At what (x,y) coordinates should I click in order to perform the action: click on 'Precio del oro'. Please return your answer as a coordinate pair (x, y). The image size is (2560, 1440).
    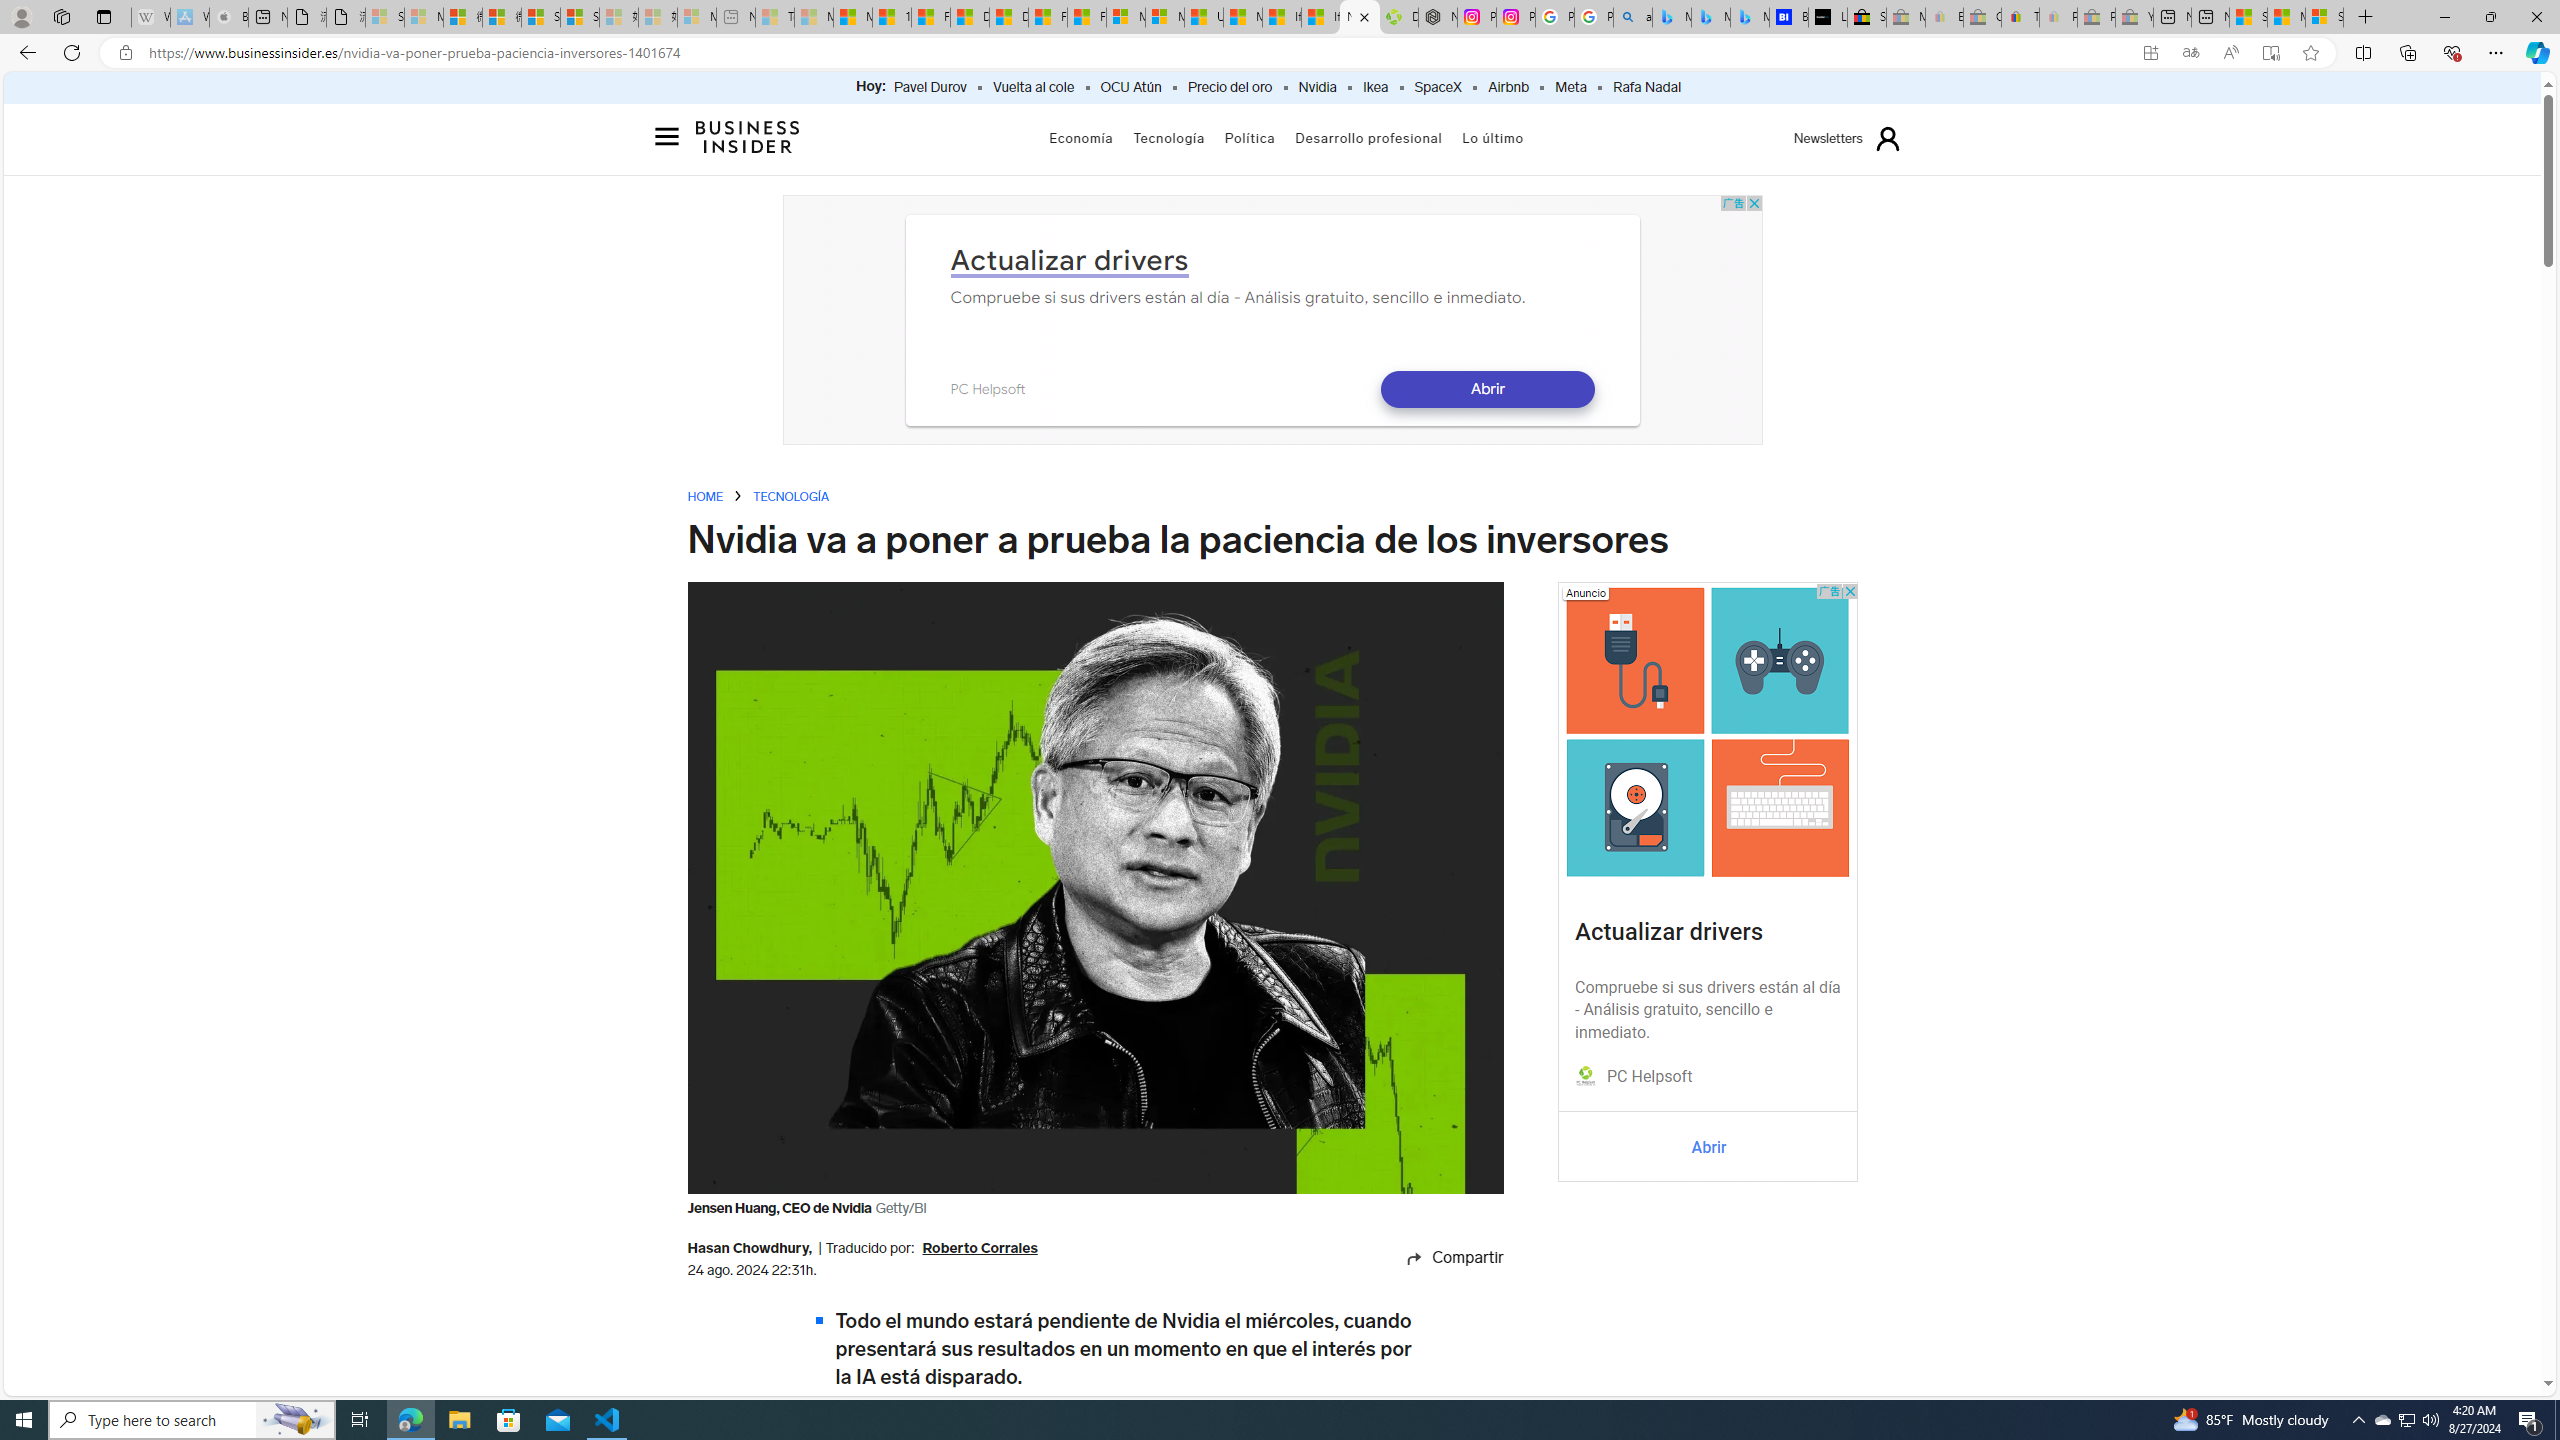
    Looking at the image, I should click on (1230, 87).